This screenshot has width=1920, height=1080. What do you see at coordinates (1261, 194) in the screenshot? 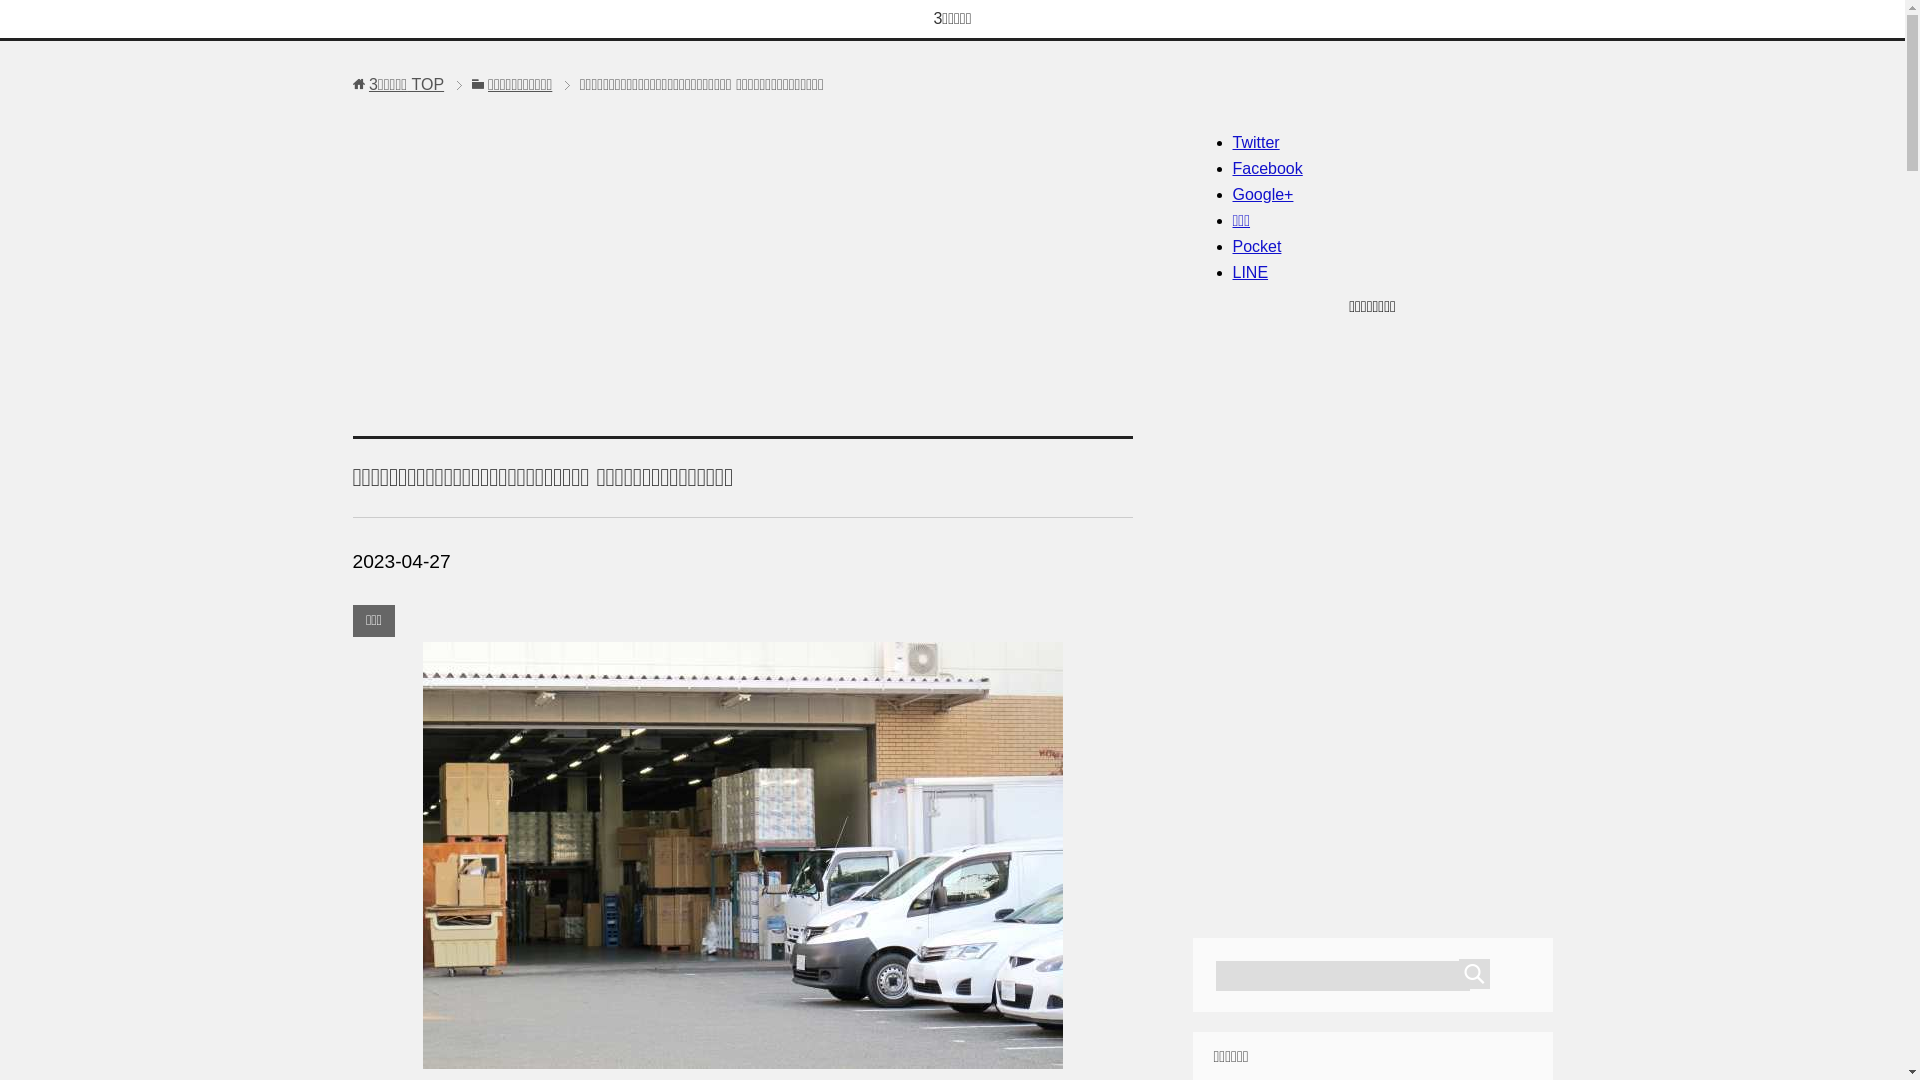
I see `'Google+'` at bounding box center [1261, 194].